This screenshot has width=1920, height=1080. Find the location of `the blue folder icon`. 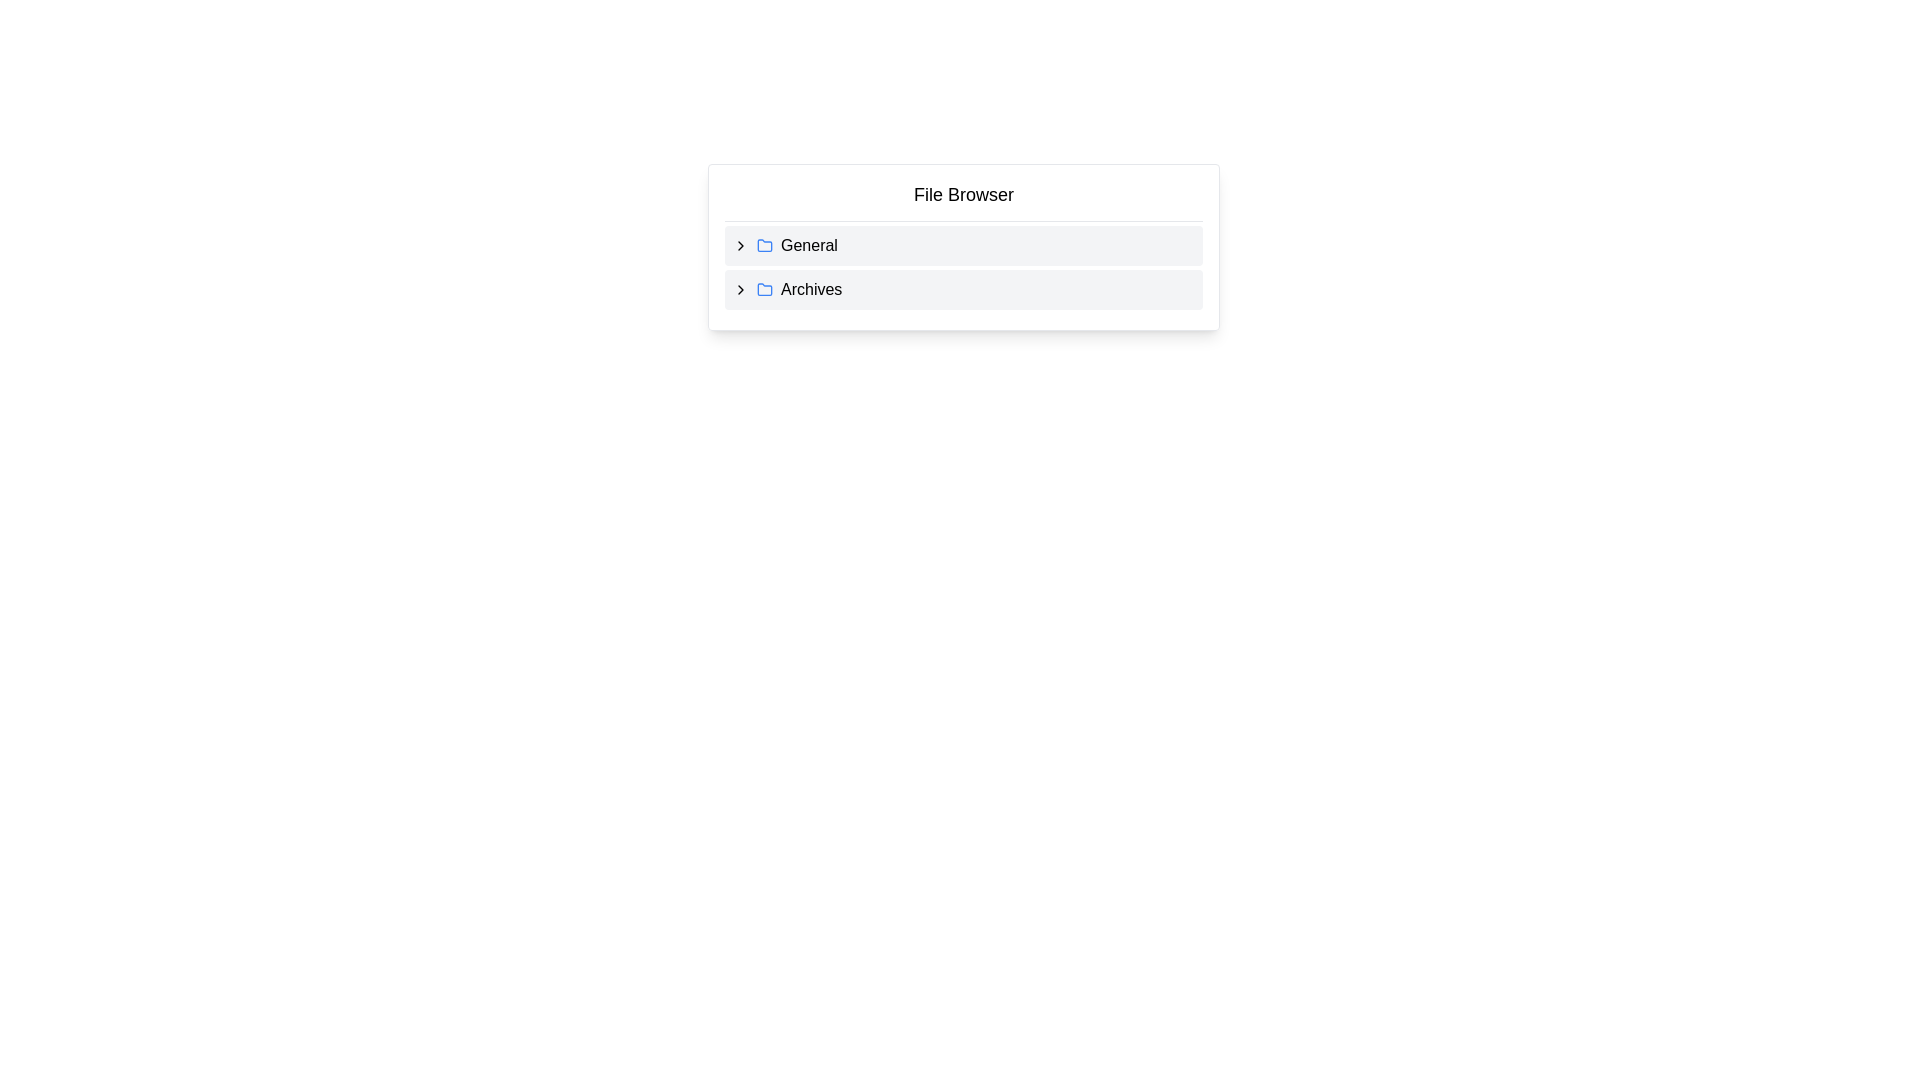

the blue folder icon is located at coordinates (763, 289).